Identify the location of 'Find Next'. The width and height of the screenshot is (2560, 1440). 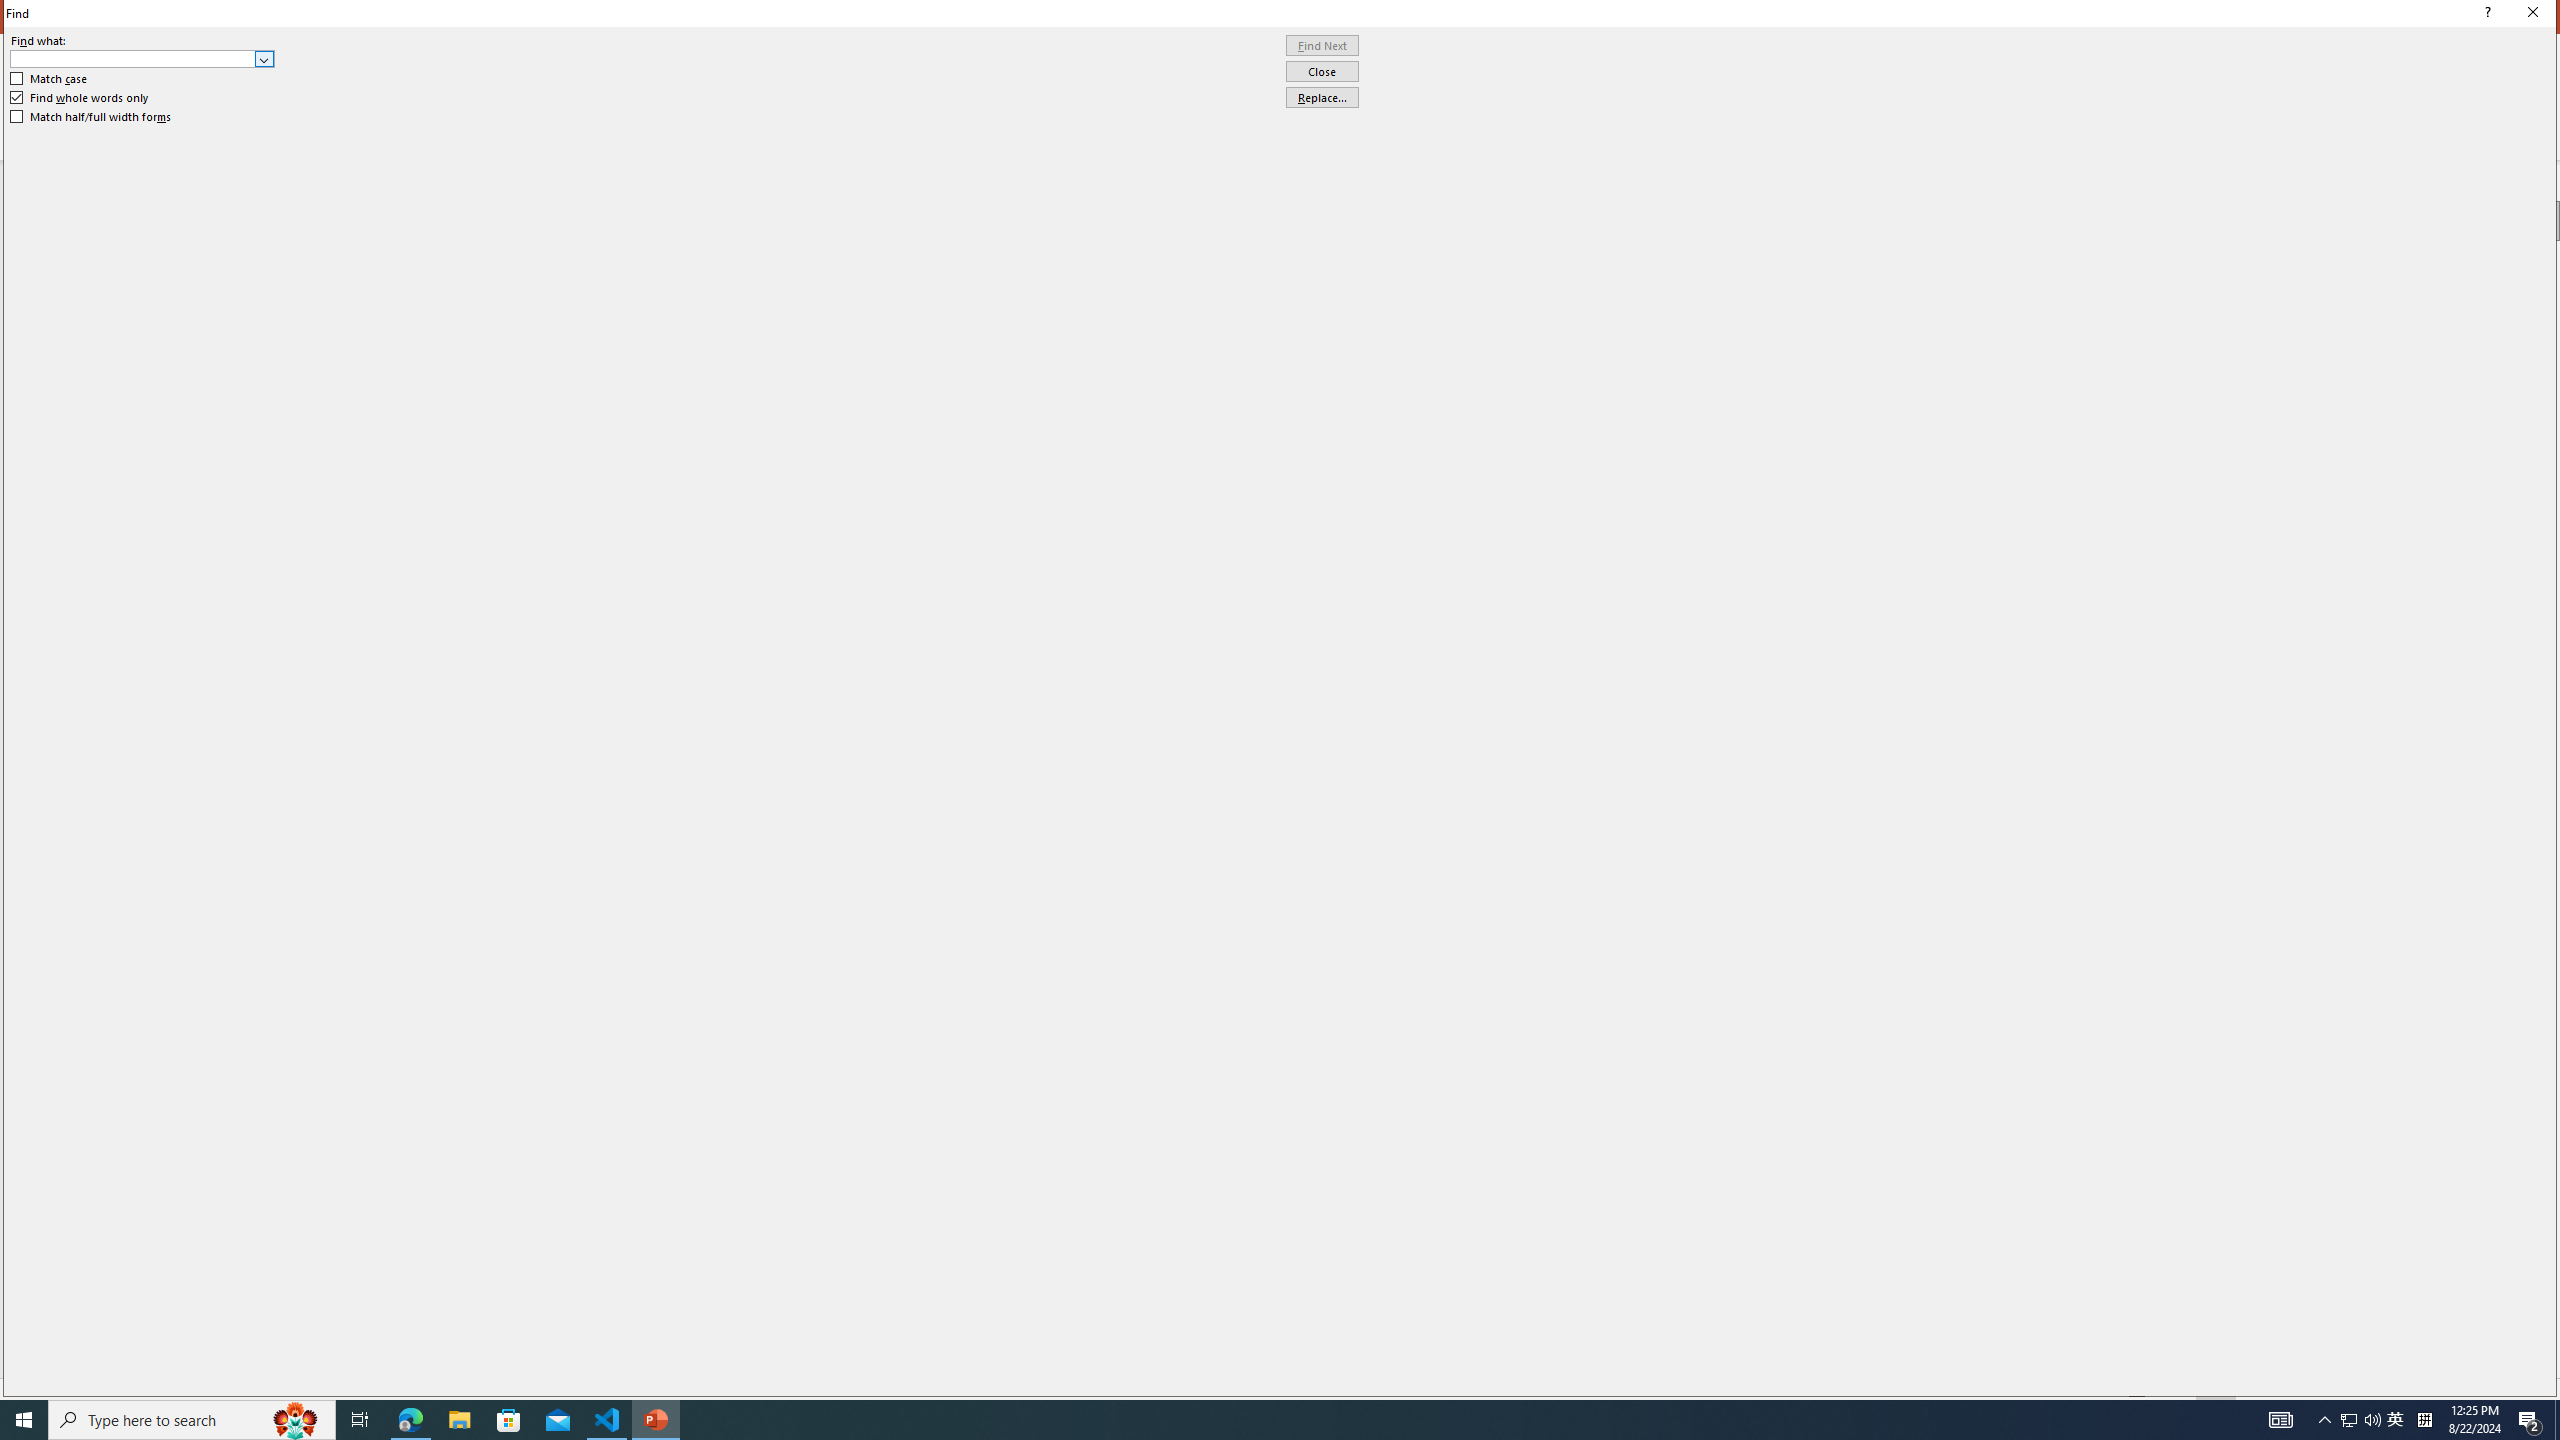
(1321, 45).